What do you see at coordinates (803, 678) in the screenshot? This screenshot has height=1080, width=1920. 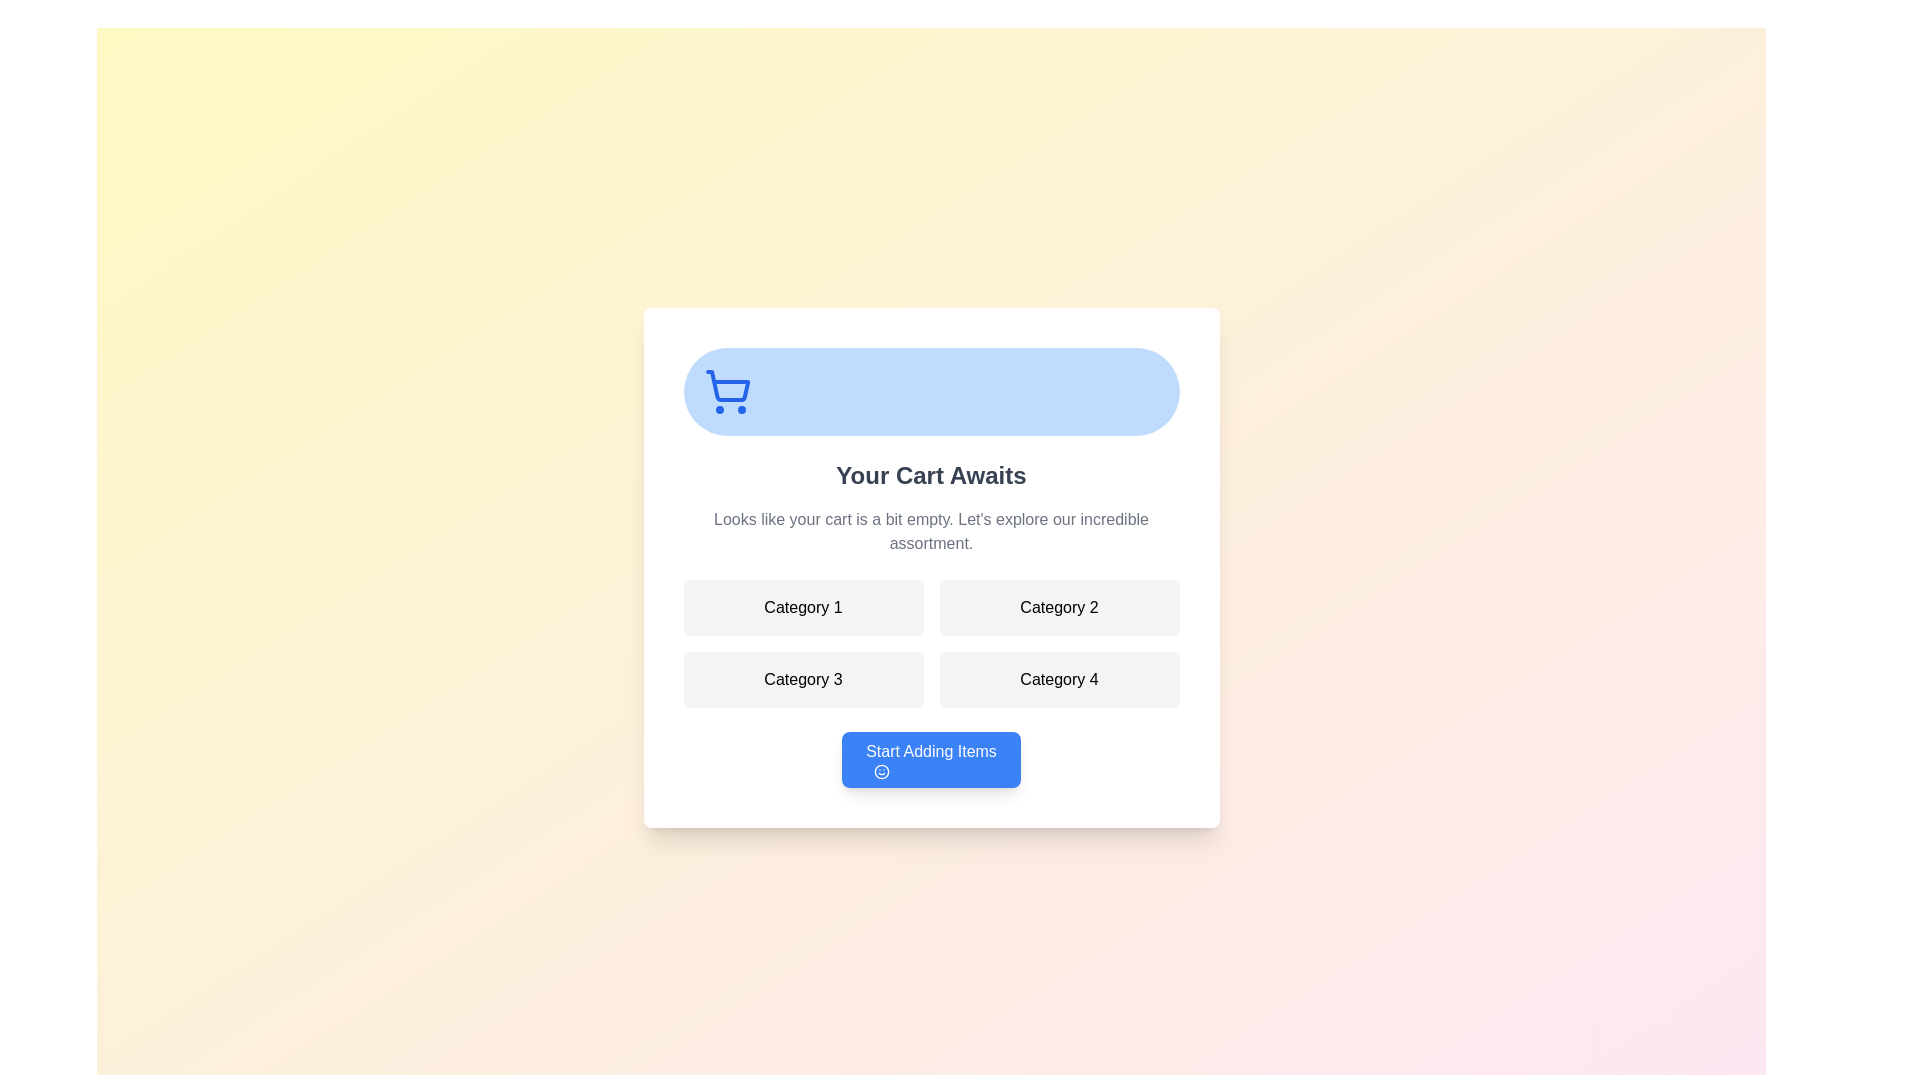 I see `the 'Category 3' button, which is a rectangular button with a light gray background and black text` at bounding box center [803, 678].